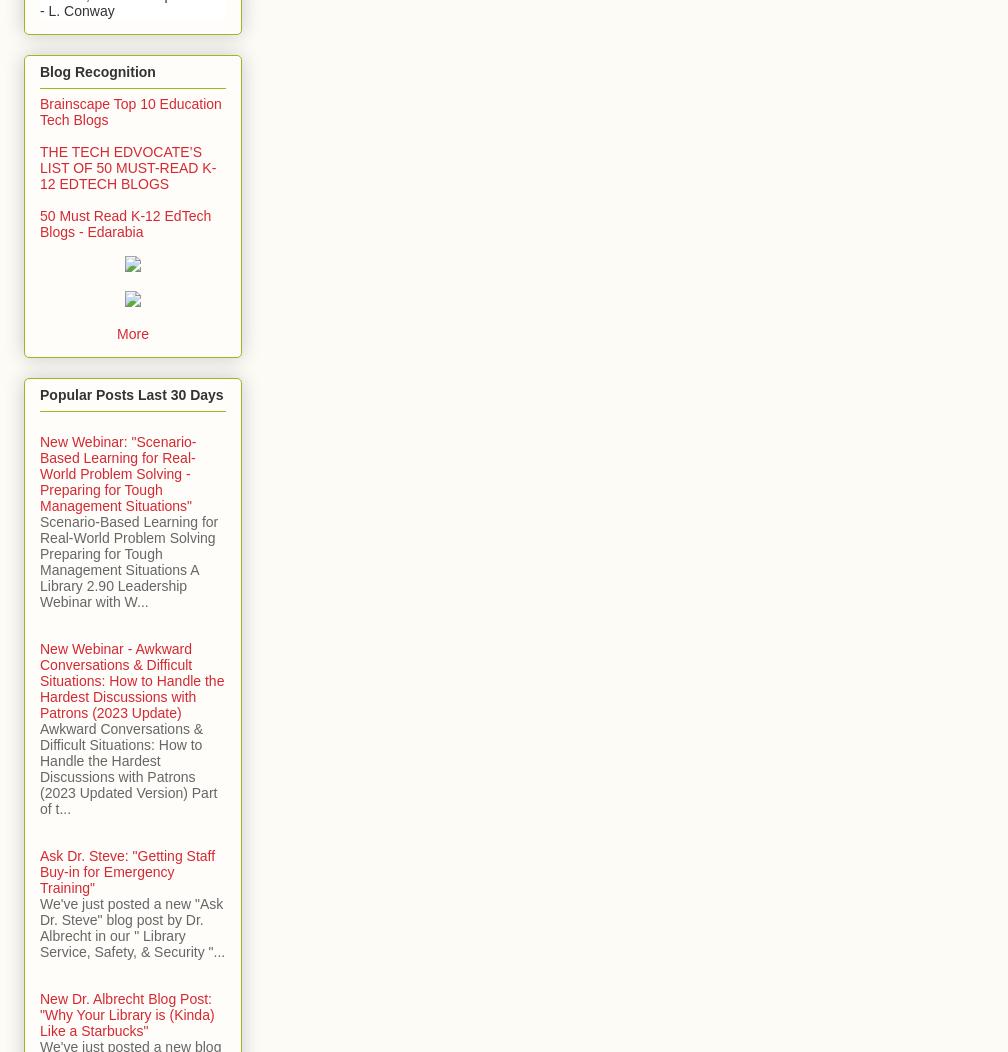 The width and height of the screenshot is (1008, 1052). What do you see at coordinates (128, 165) in the screenshot?
I see `'THE TECH EDVOCATE’S LIST OF 50 MUST-READ K-12 EDTECH BLOGS'` at bounding box center [128, 165].